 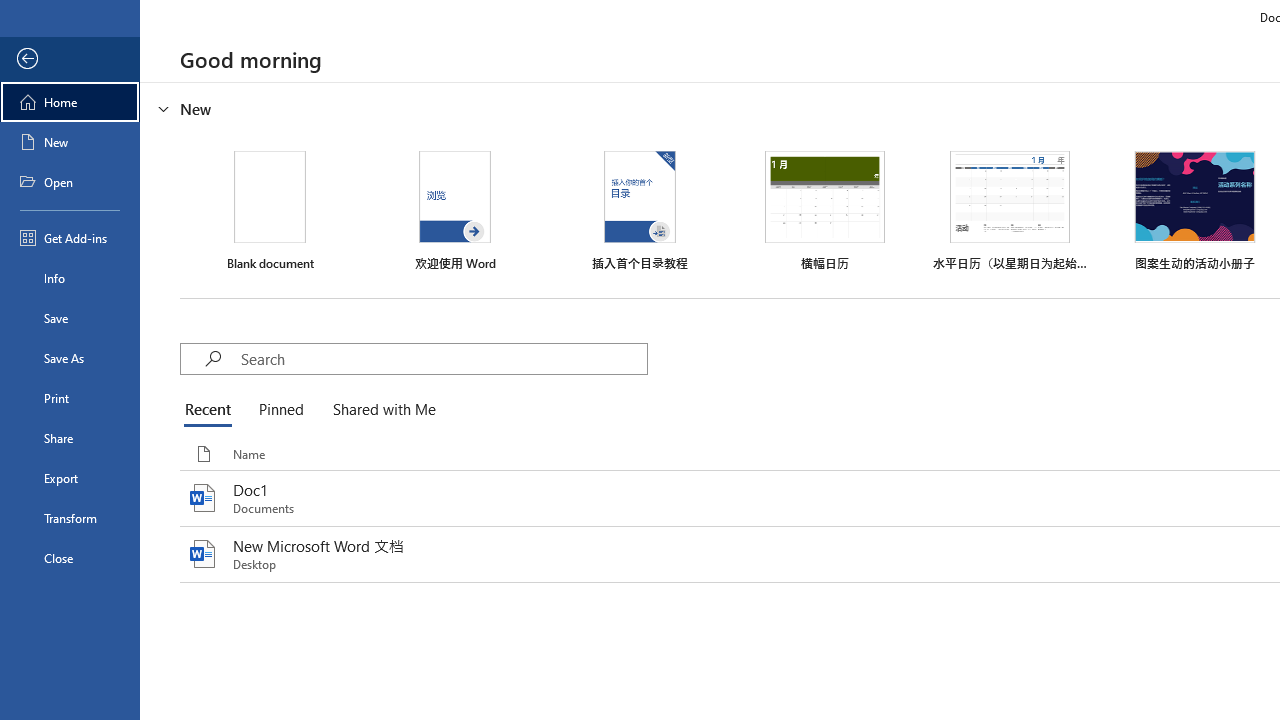 I want to click on 'New', so click(x=69, y=140).